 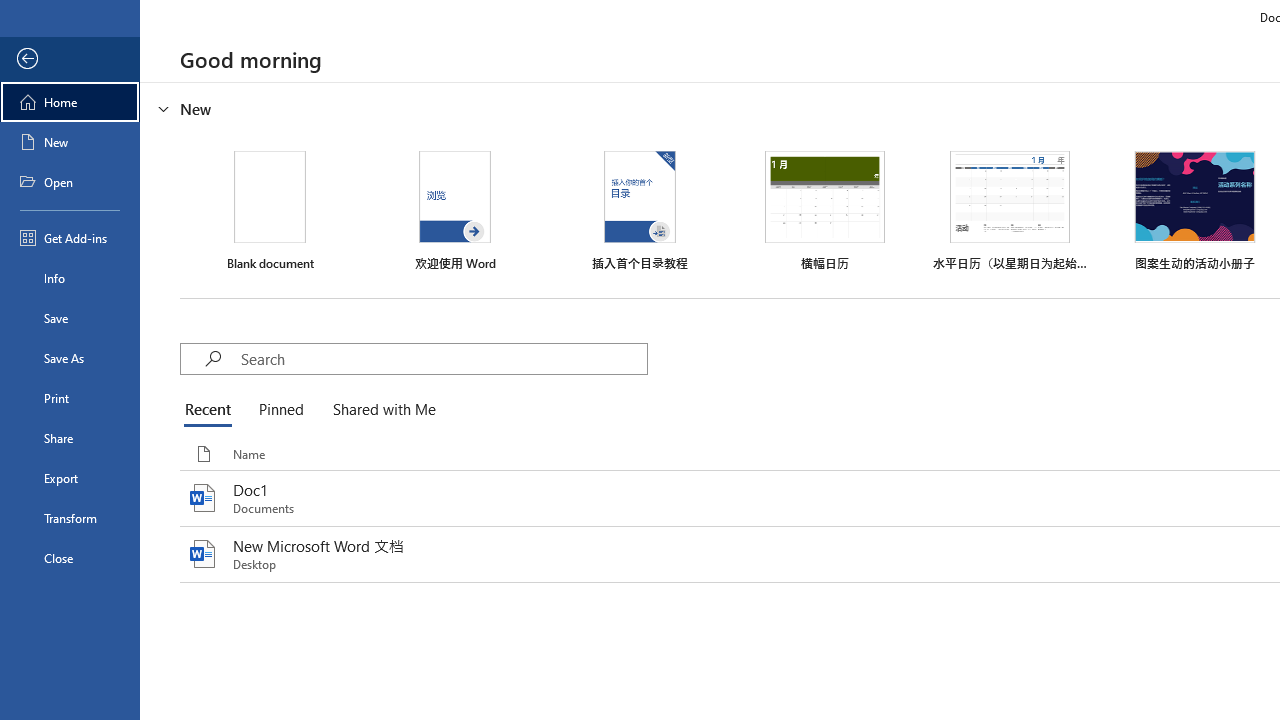 I want to click on 'New', so click(x=69, y=140).